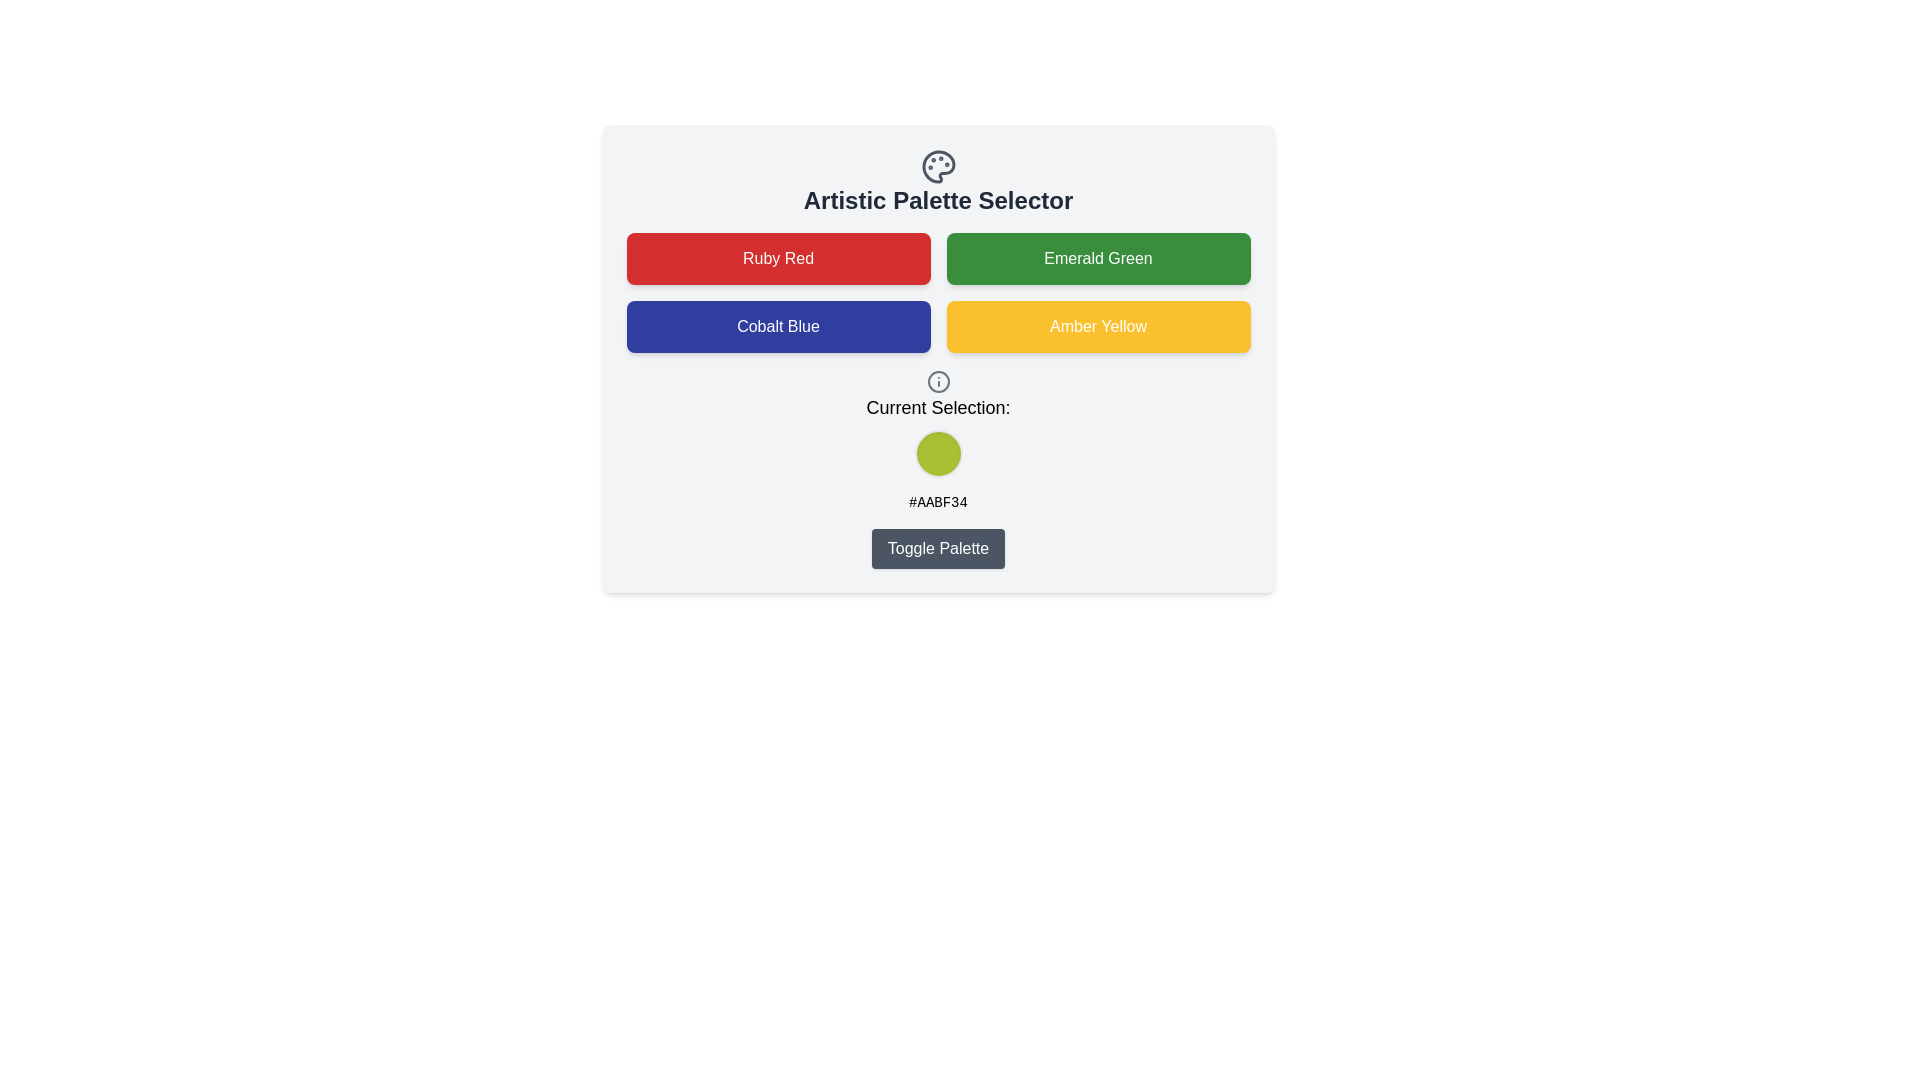  What do you see at coordinates (937, 182) in the screenshot?
I see `the header element titled 'Artistic Palette Selector' which is styled with bold and large font and is centered at the top of the palette selection interface` at bounding box center [937, 182].